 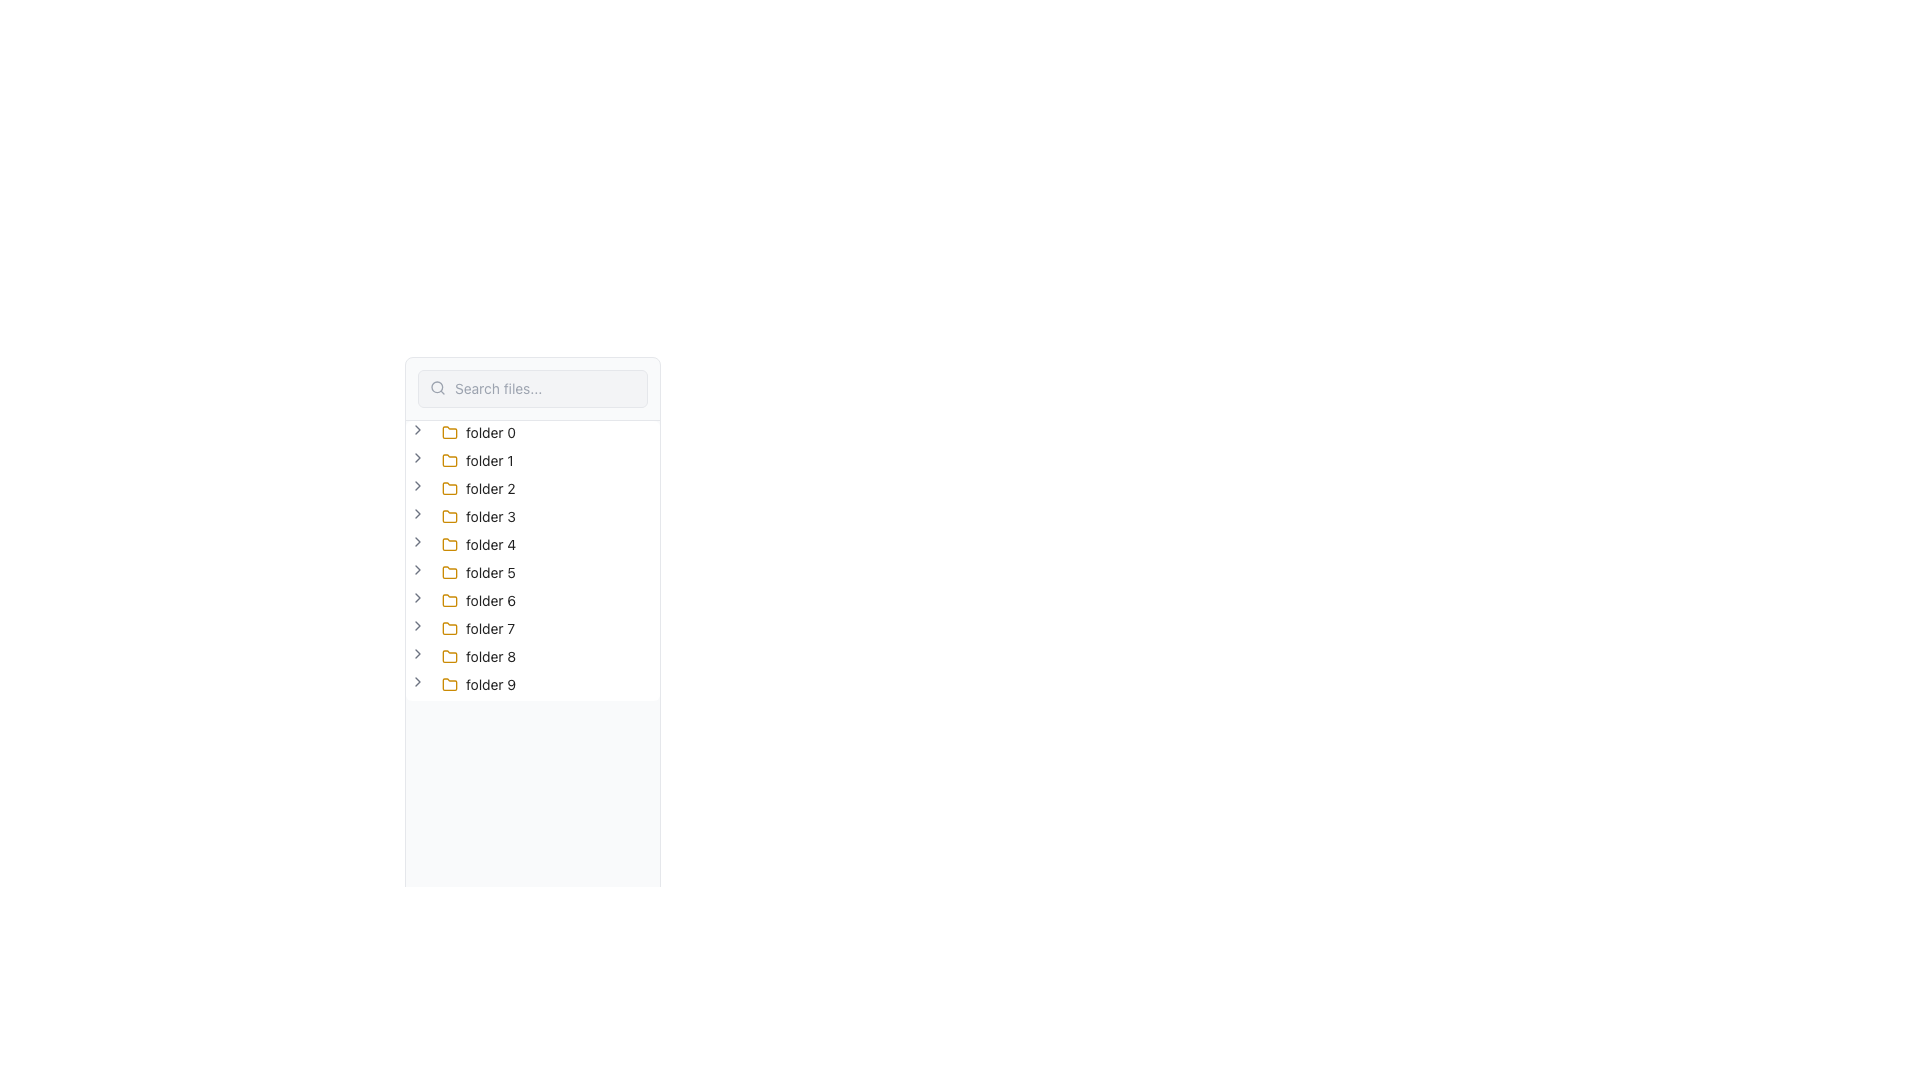 What do you see at coordinates (478, 600) in the screenshot?
I see `the static text label representing 'folder 6' in the tree navigation menu` at bounding box center [478, 600].